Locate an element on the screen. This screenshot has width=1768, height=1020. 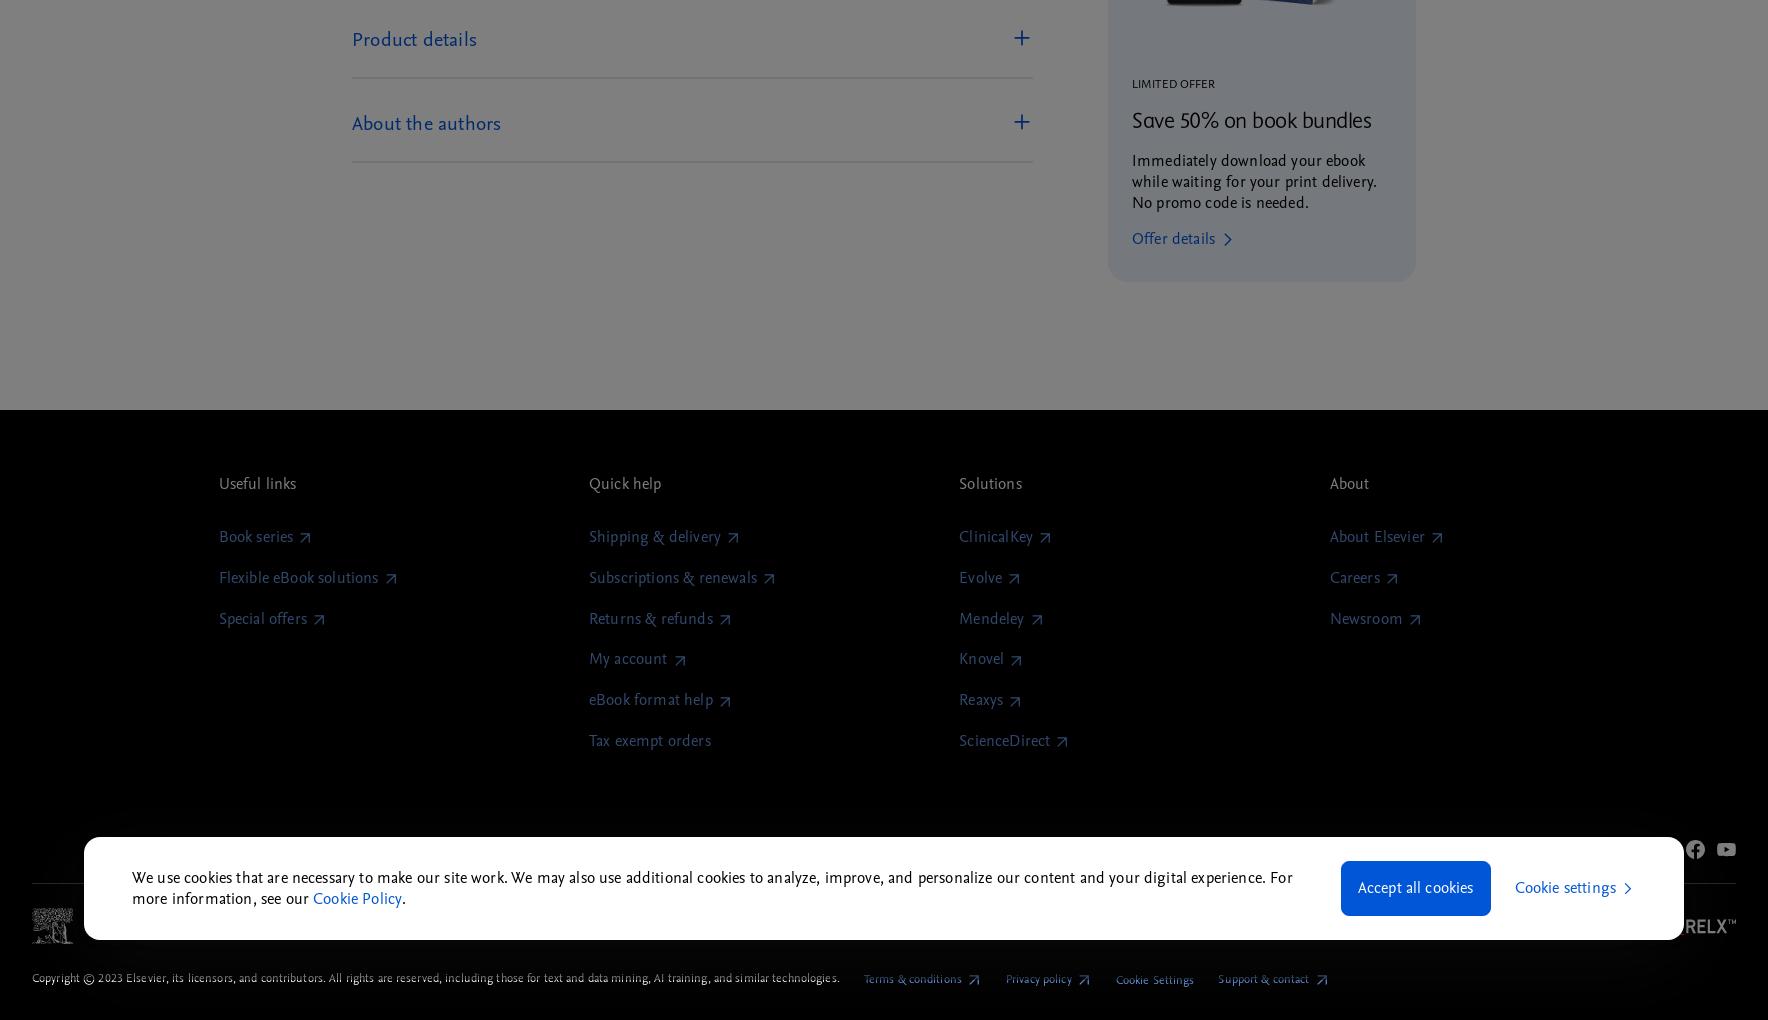
'Copyright © 2023 Elsevier, its licensors, and contributors. All rights are reserved, including those for text and data mining, AI training, and similar technologies.' is located at coordinates (435, 975).